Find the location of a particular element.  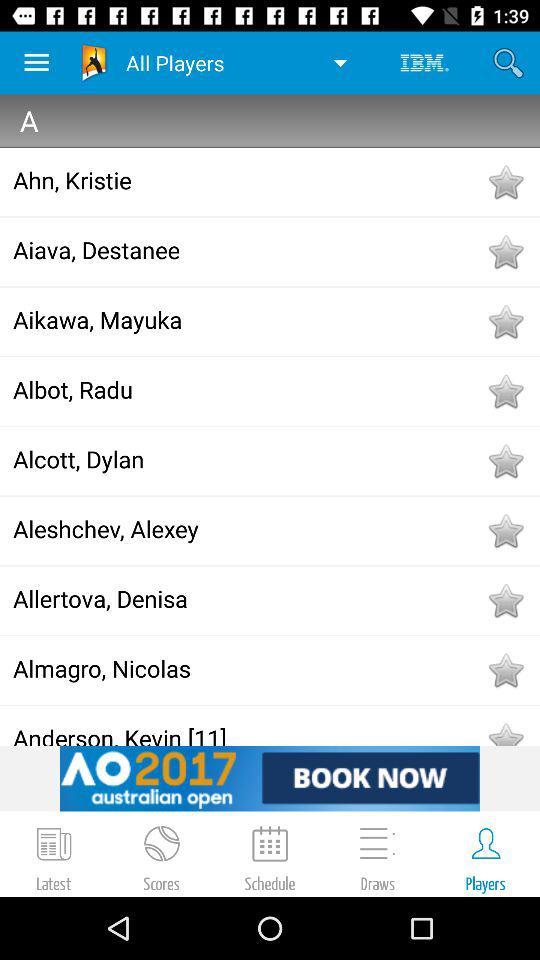

to favorites is located at coordinates (504, 731).